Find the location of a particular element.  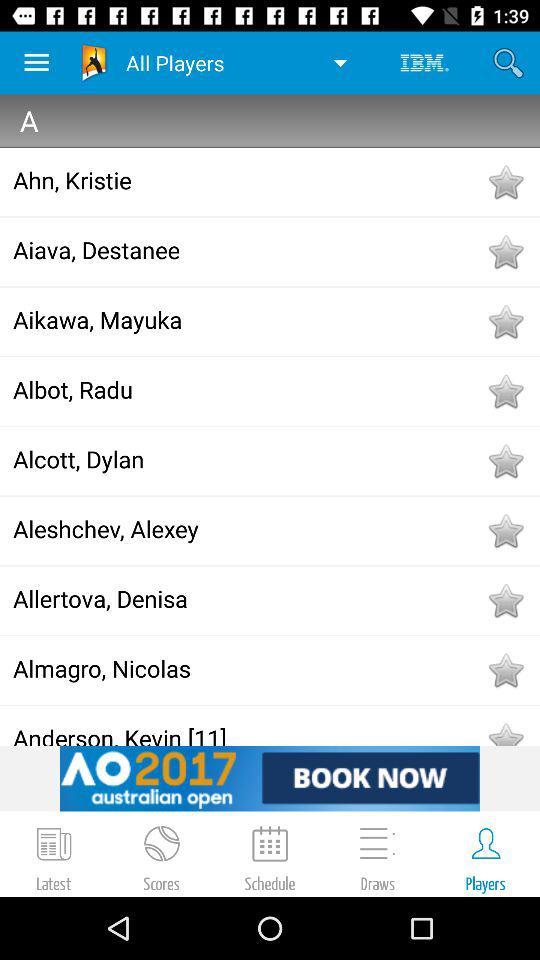

to favorites is located at coordinates (504, 731).